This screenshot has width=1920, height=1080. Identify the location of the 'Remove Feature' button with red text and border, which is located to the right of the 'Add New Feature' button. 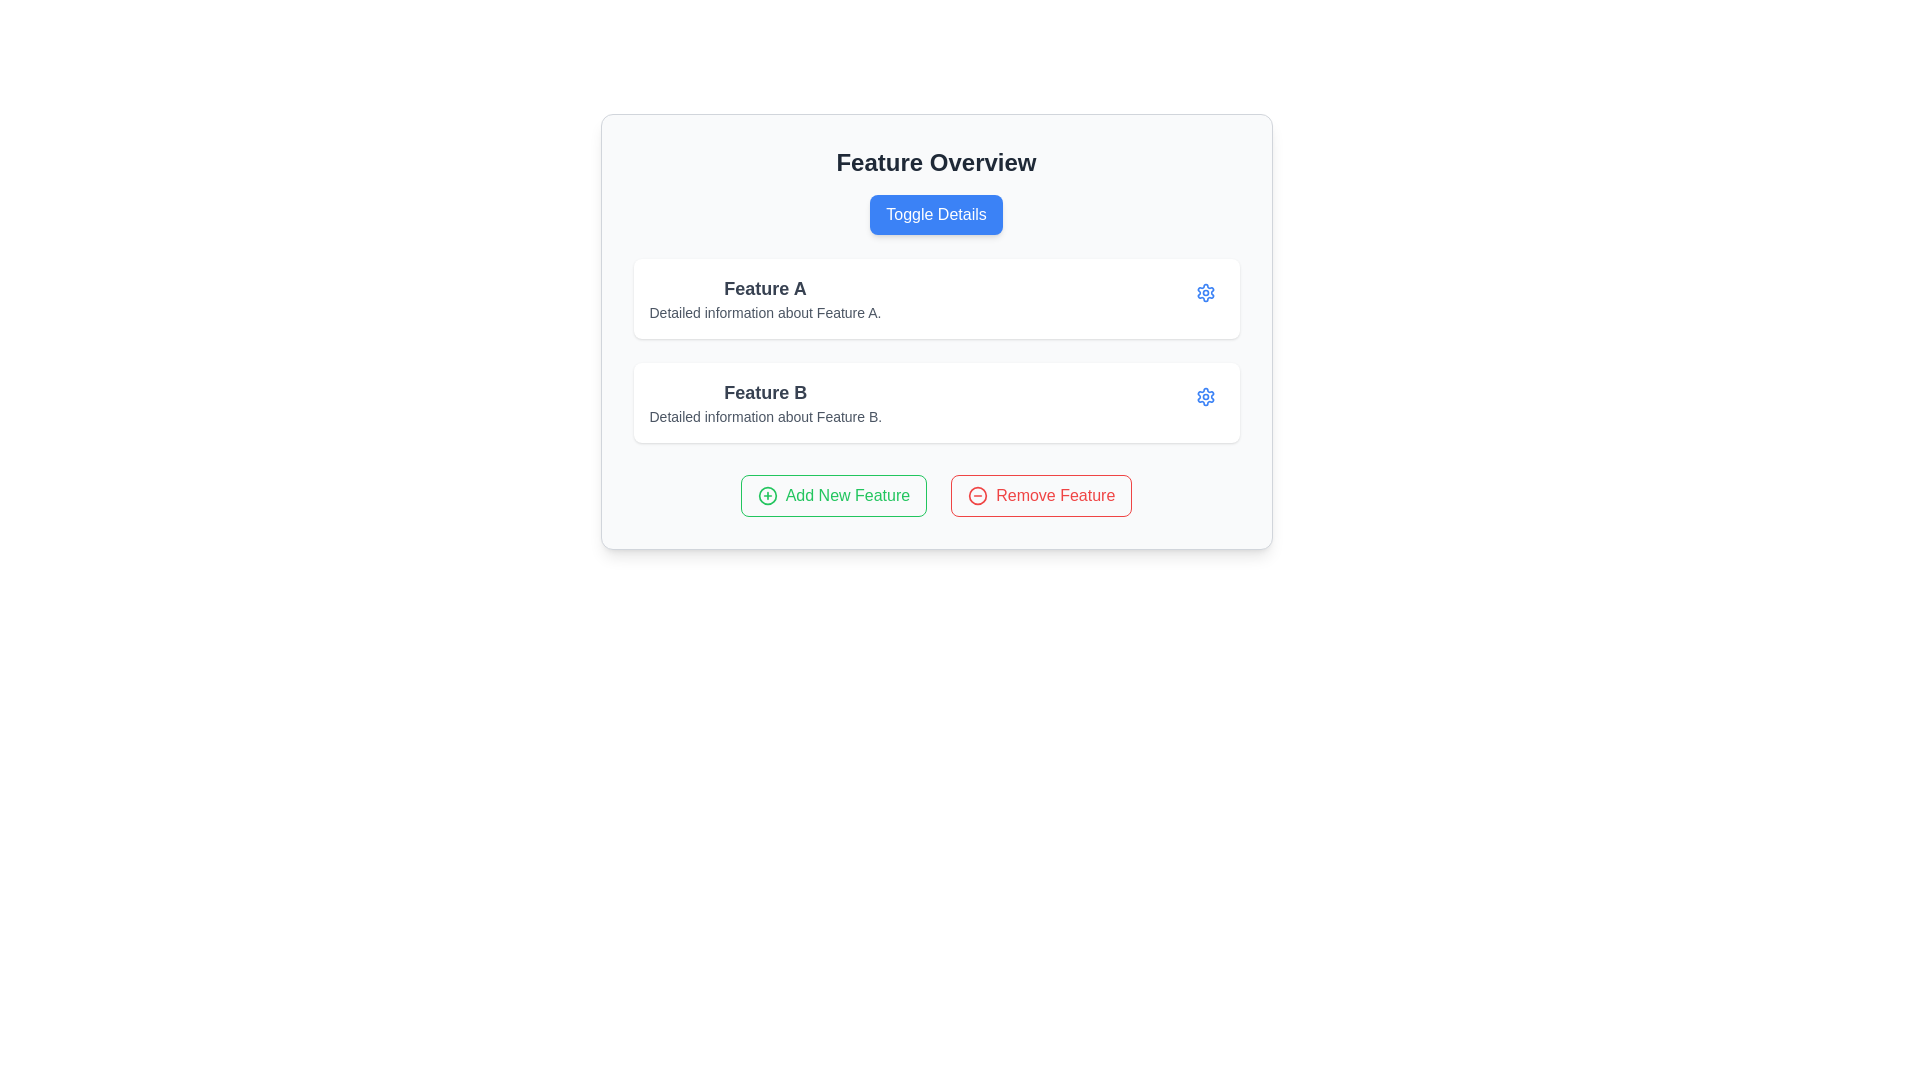
(1040, 495).